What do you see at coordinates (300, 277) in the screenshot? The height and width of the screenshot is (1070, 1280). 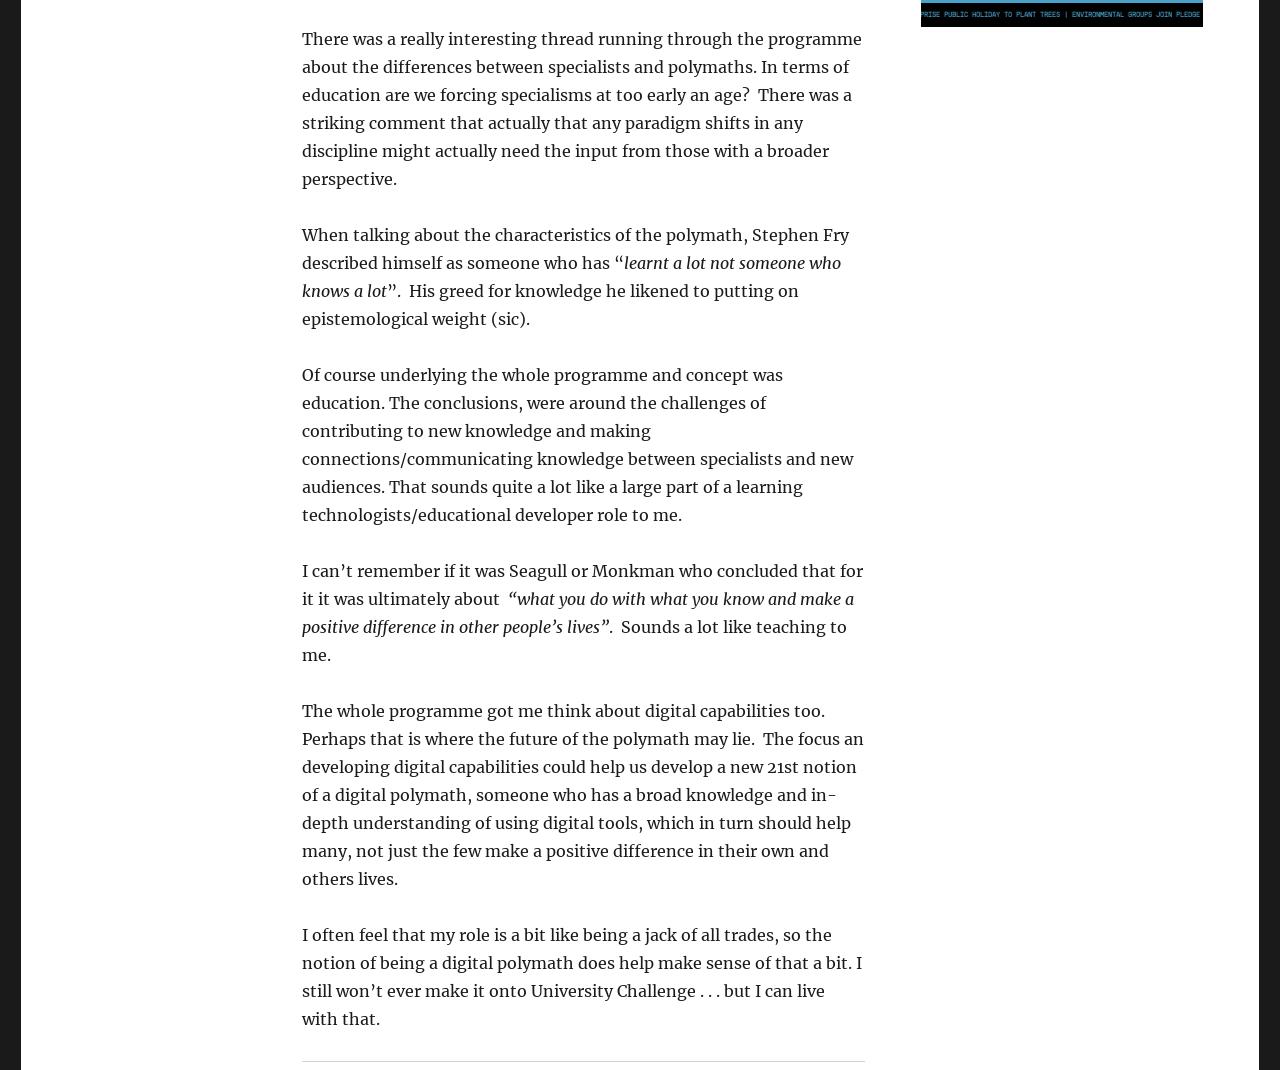 I see `'learnt a lot not someone who knows a lot'` at bounding box center [300, 277].